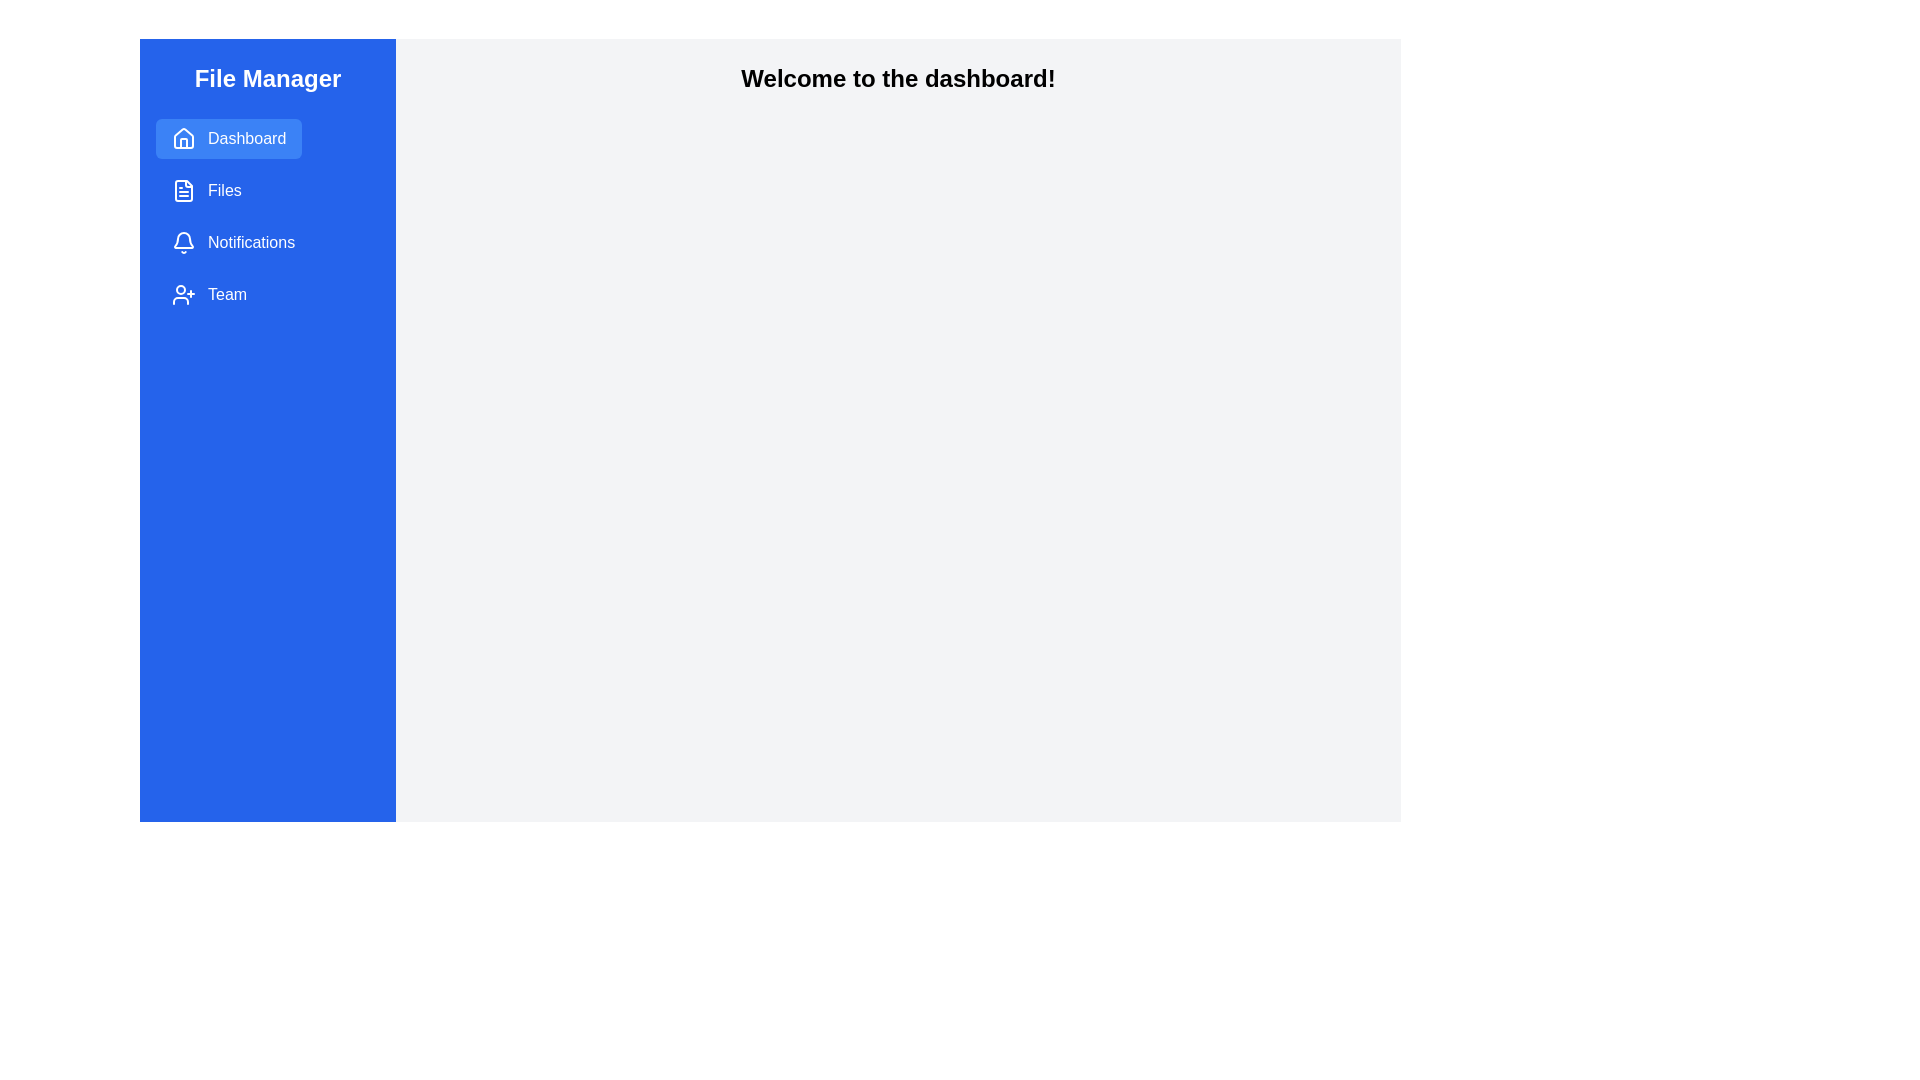  What do you see at coordinates (183, 239) in the screenshot?
I see `the bell-shaped notification icon located in the left-hand navigation bar` at bounding box center [183, 239].